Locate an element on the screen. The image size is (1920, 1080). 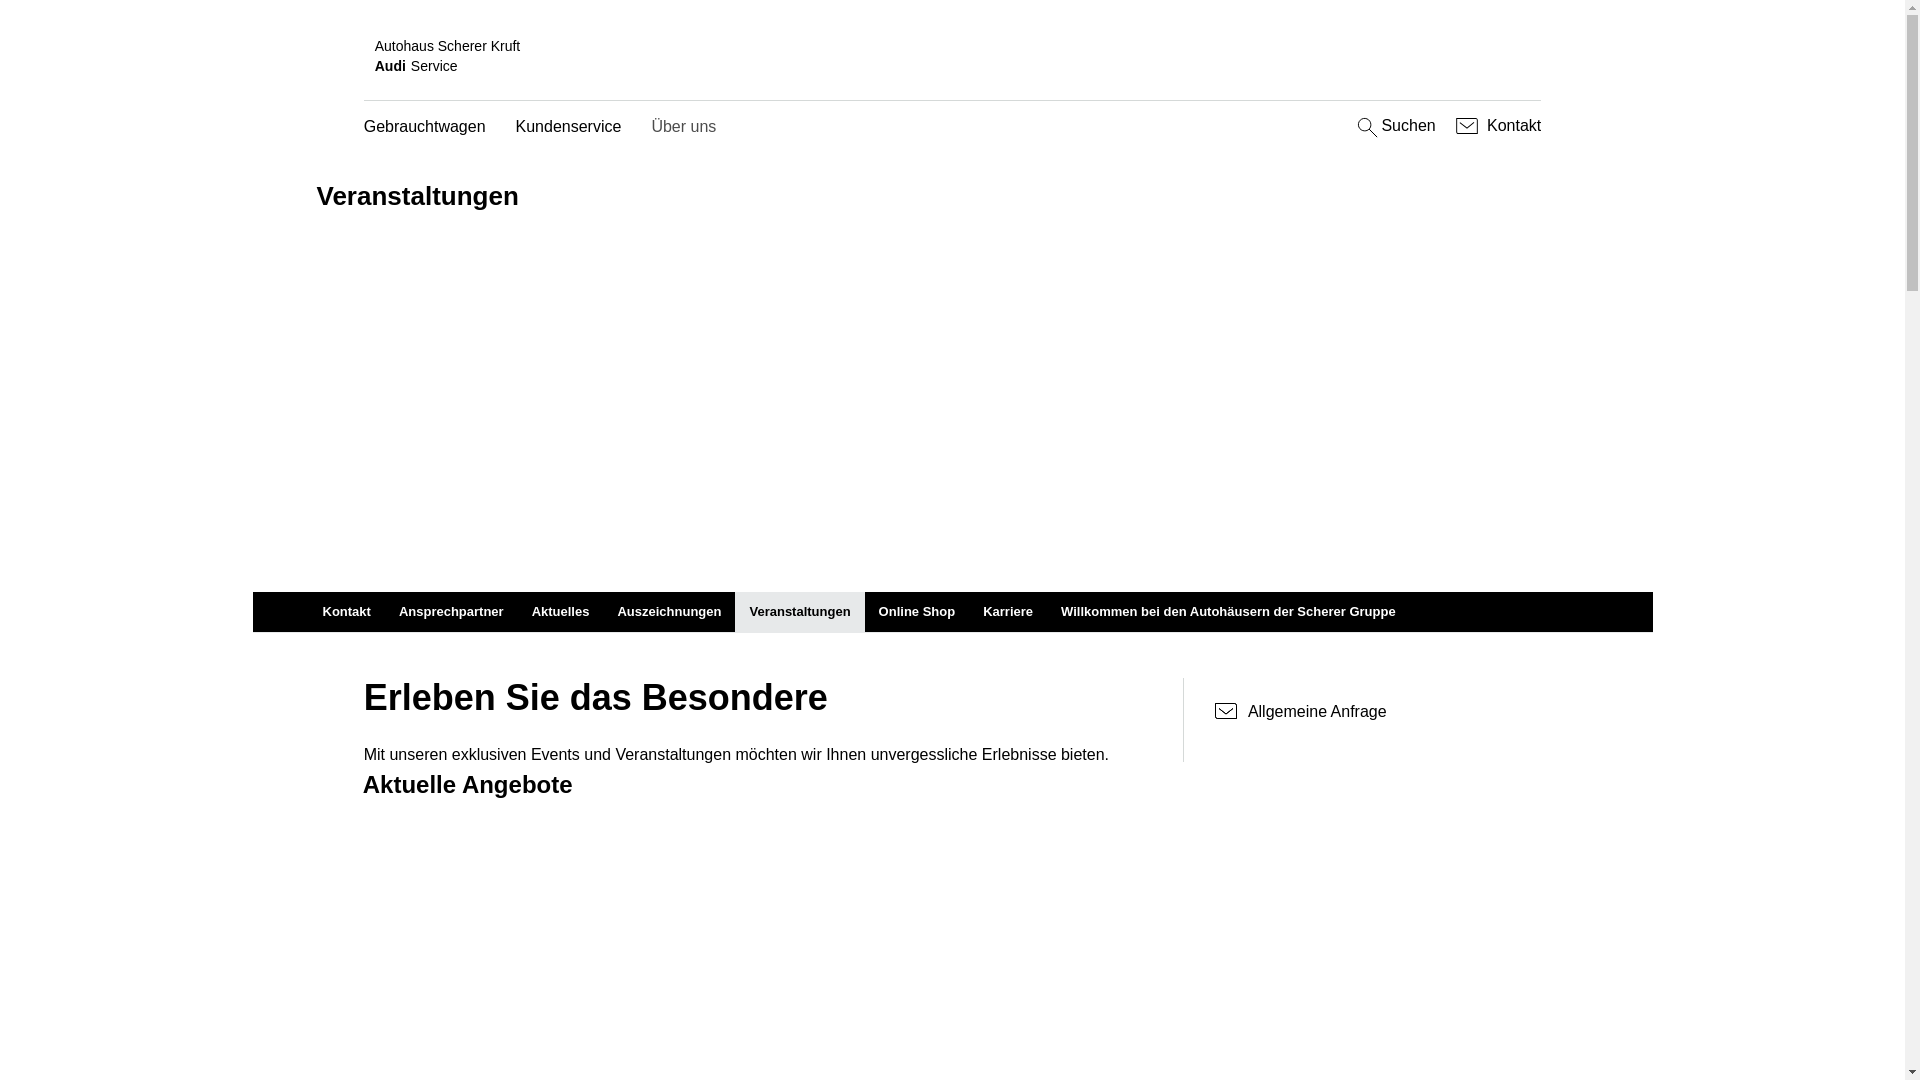
'Suchen' is located at coordinates (1392, 126).